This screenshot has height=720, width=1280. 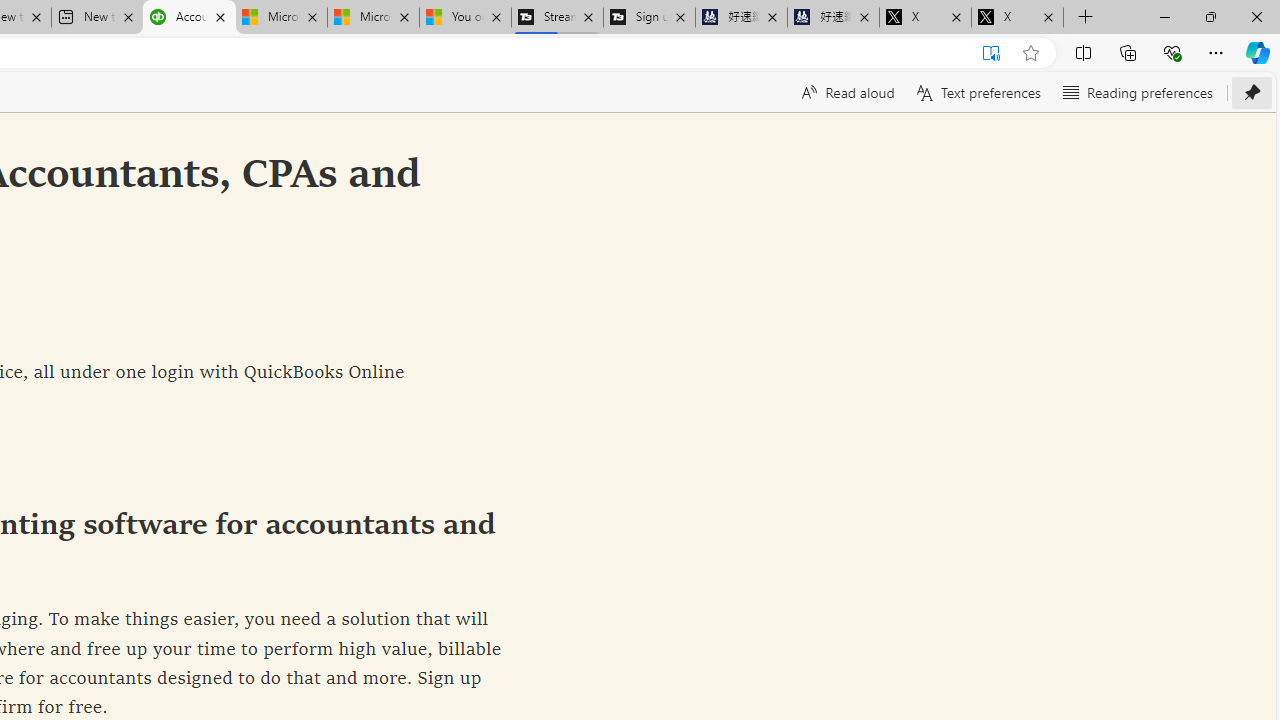 I want to click on 'Unpin toolbar', so click(x=1251, y=92).